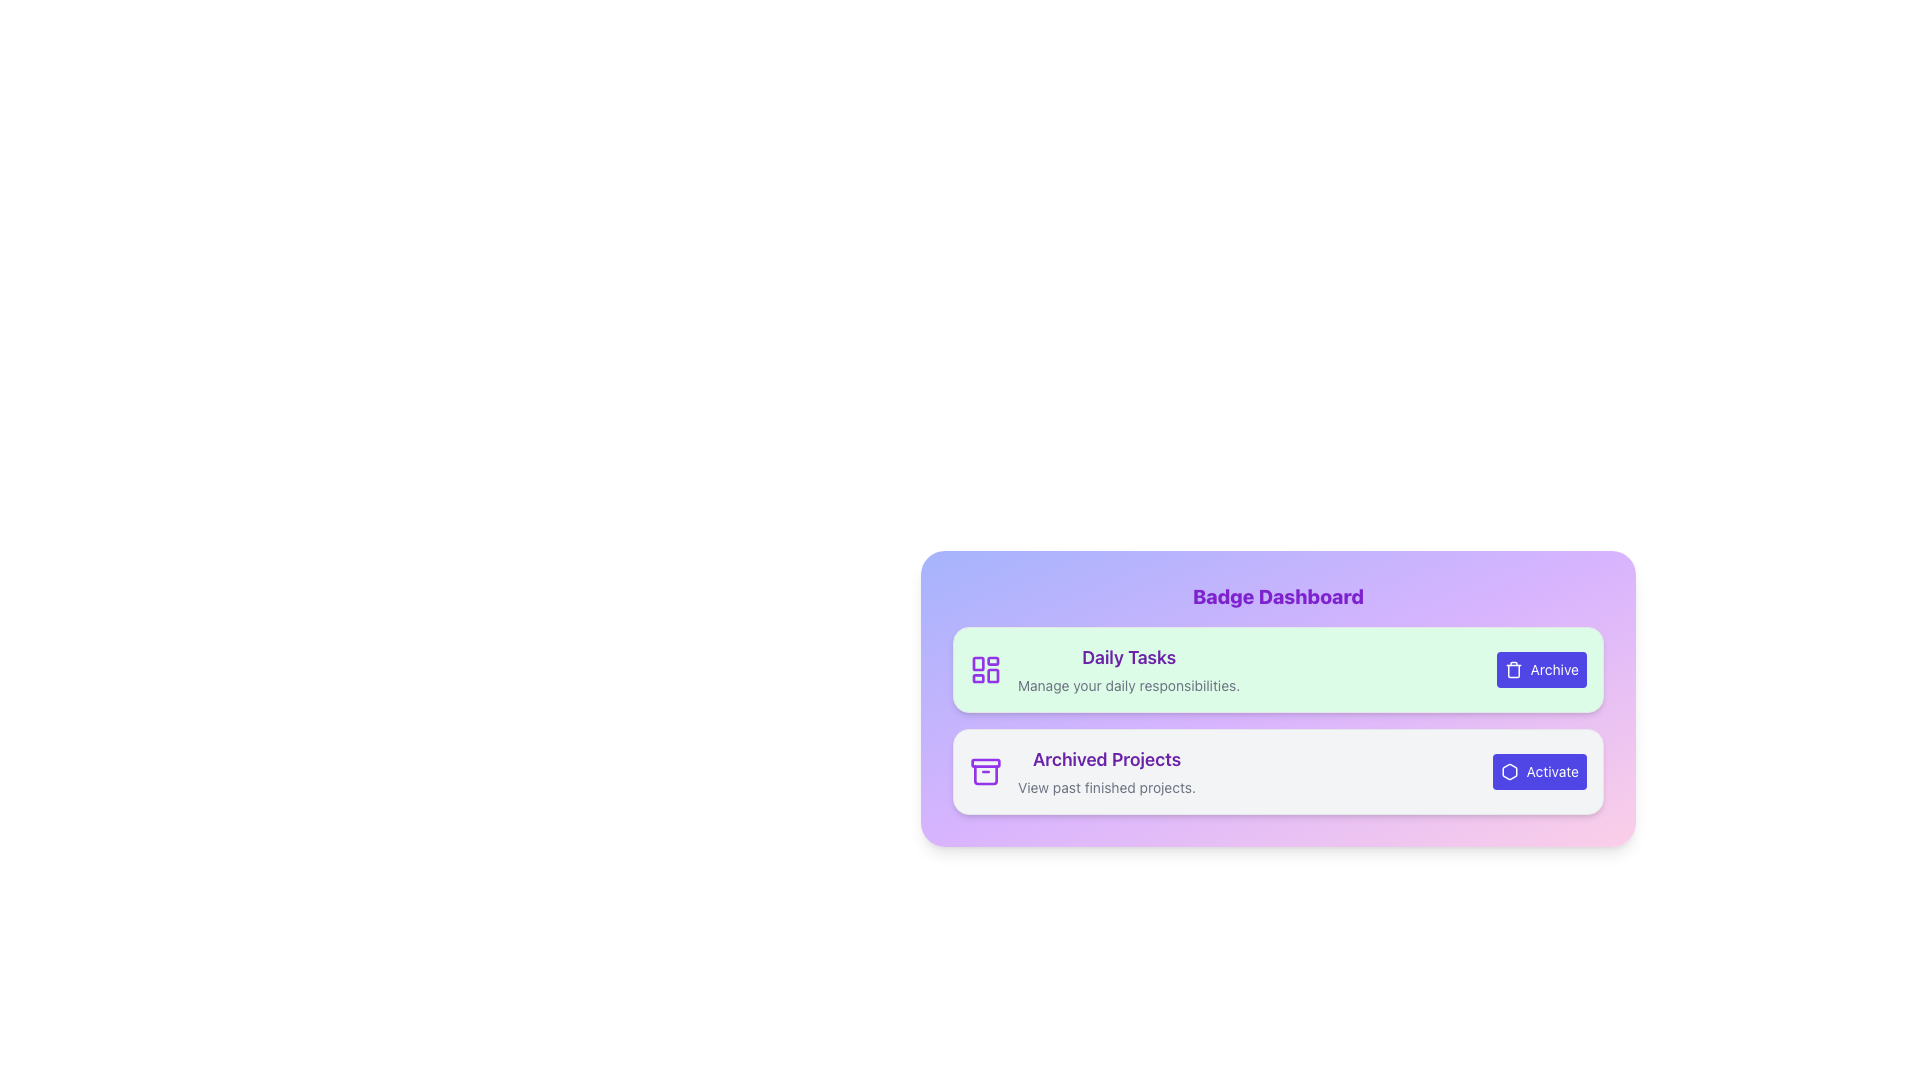  I want to click on the decorative SVG Icon within the 'Activate' button located in the bottom row, aligned to the right side of the row adjacent to the 'Archived Projects' text, so click(1509, 770).